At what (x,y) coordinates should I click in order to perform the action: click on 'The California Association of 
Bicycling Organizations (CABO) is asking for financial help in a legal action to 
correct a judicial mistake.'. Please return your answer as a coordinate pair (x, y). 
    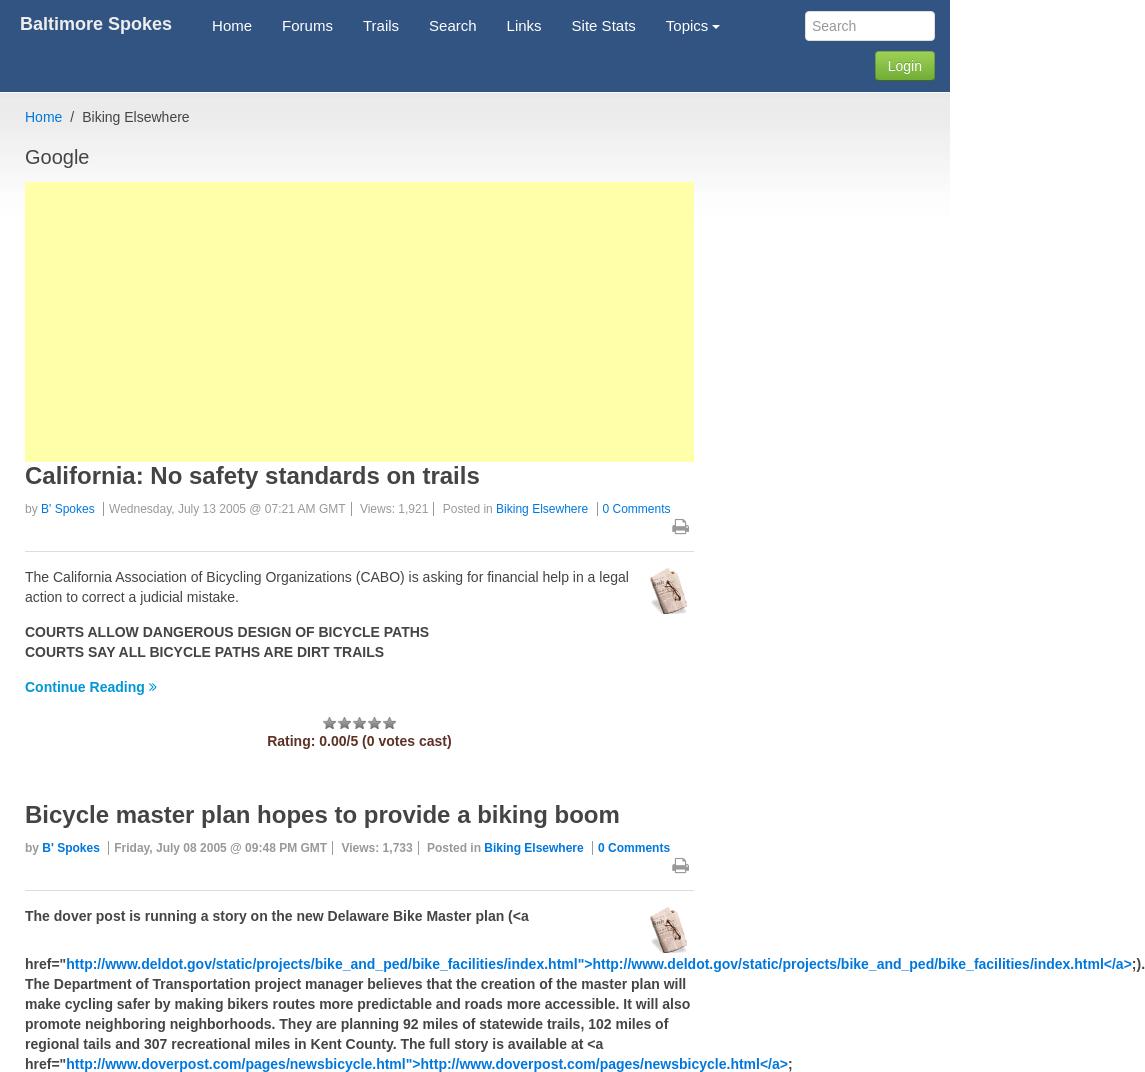
    Looking at the image, I should click on (24, 586).